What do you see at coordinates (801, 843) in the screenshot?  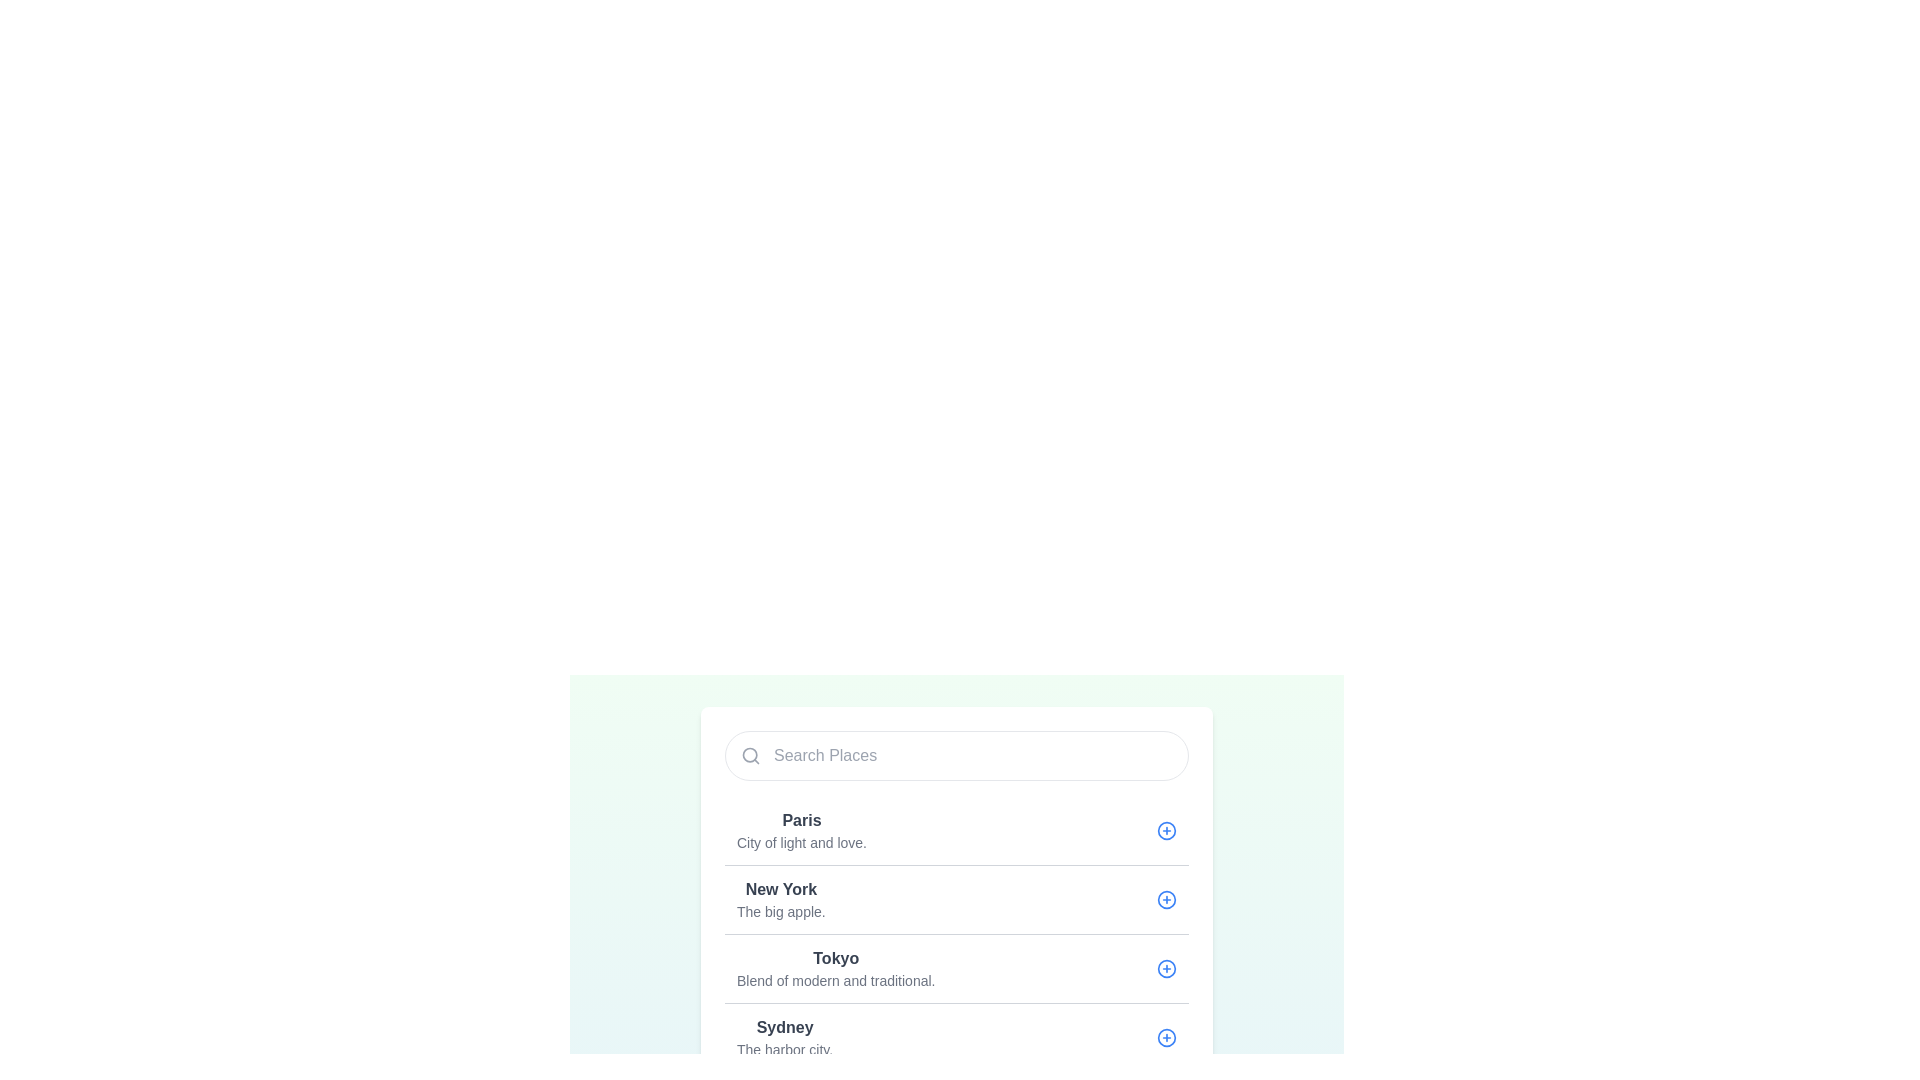 I see `the static text label that provides additional information for the location 'Paris', positioned below the bold 'Paris' label in the top section of a list-like structure` at bounding box center [801, 843].